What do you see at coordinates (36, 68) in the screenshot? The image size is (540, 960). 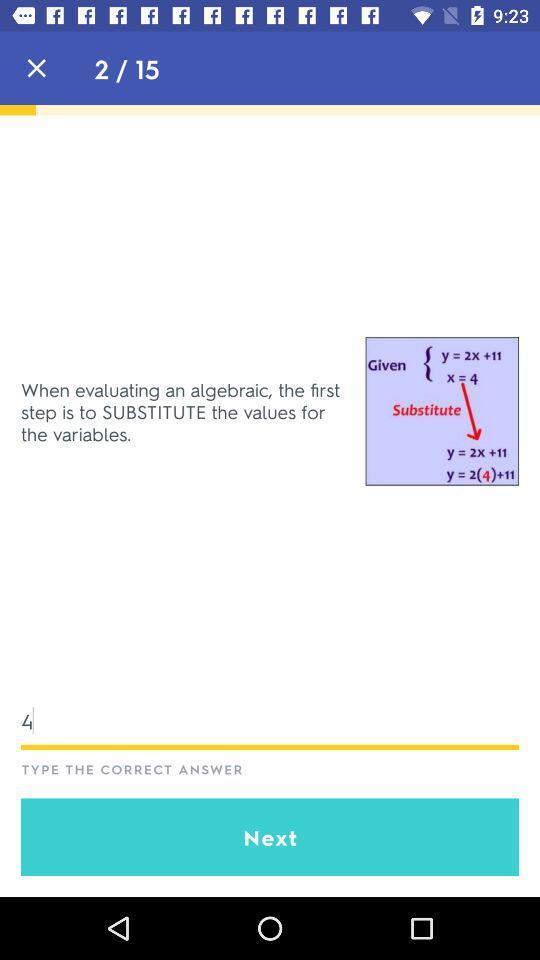 I see `the icon next to the 2 / 15 item` at bounding box center [36, 68].